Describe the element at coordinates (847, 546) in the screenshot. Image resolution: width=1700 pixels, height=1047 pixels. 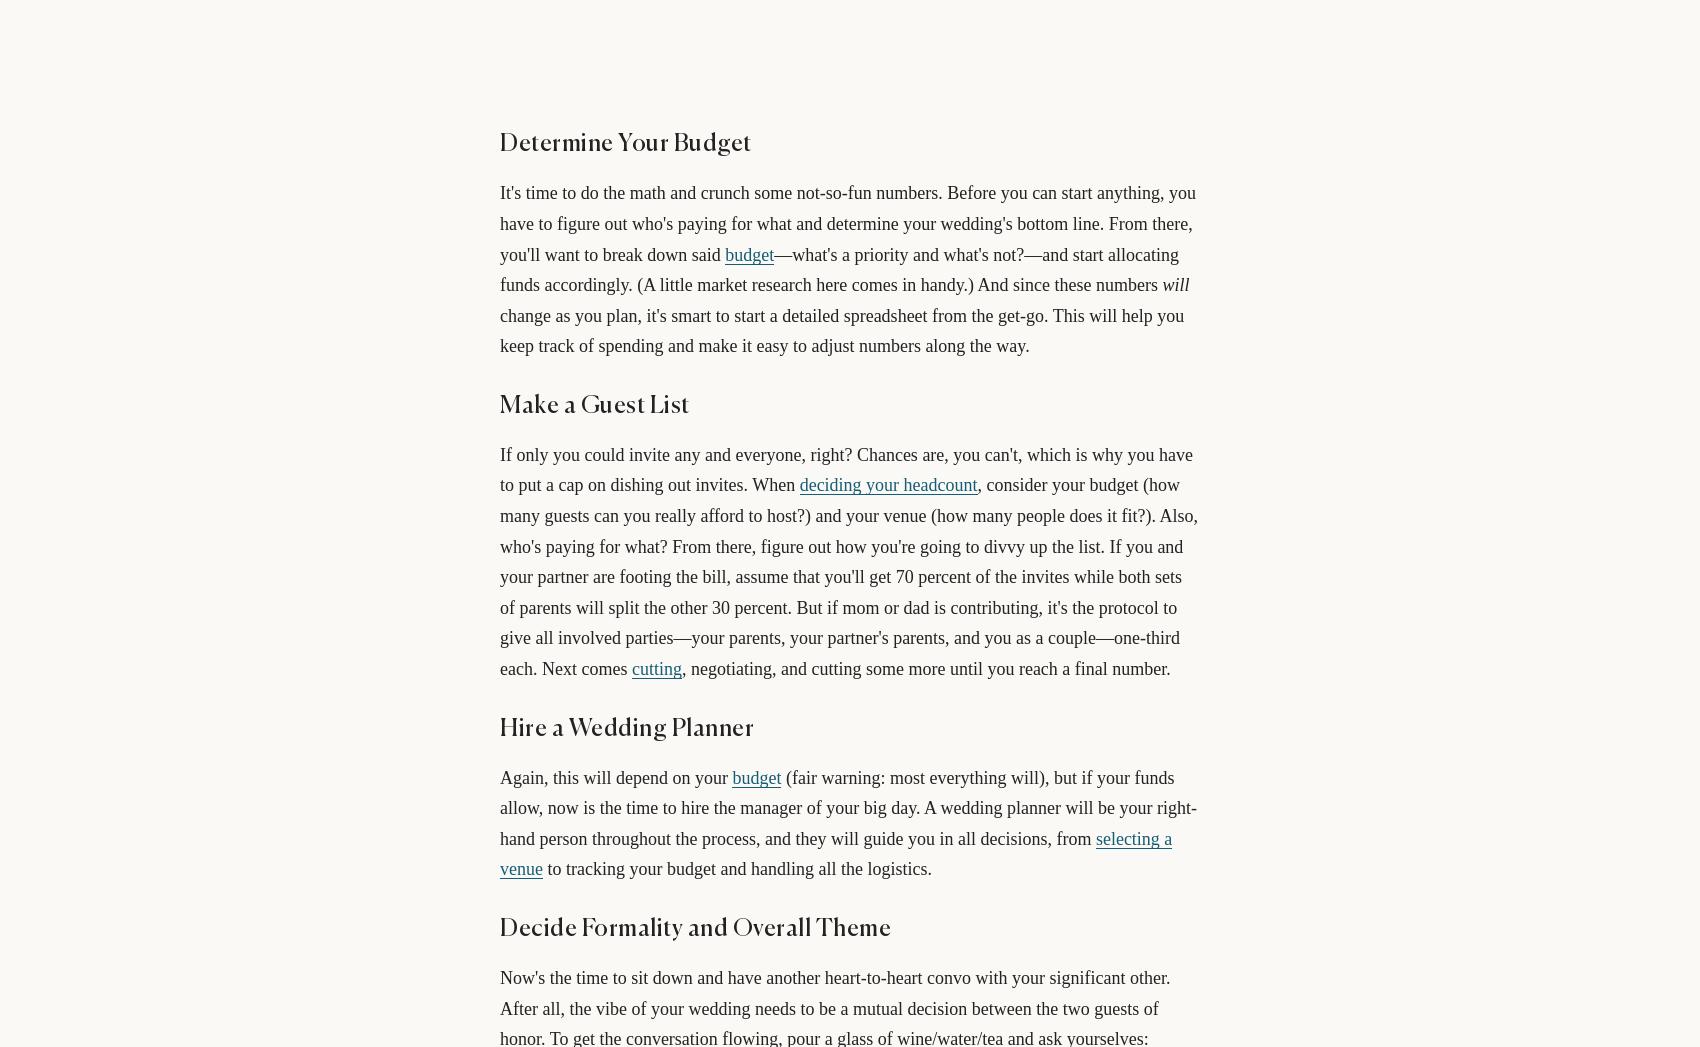
I see `', consider your budget (how many guests can you really afford to host?) and your venue (how many people does it fit?). Also, who's paying for what? From there, figure out how you're going to divvy up the list. If you and your partner are footing the bill, assume that you'll get 70 percent of the invites while both sets of parents will split the other 30 percent.'` at that location.